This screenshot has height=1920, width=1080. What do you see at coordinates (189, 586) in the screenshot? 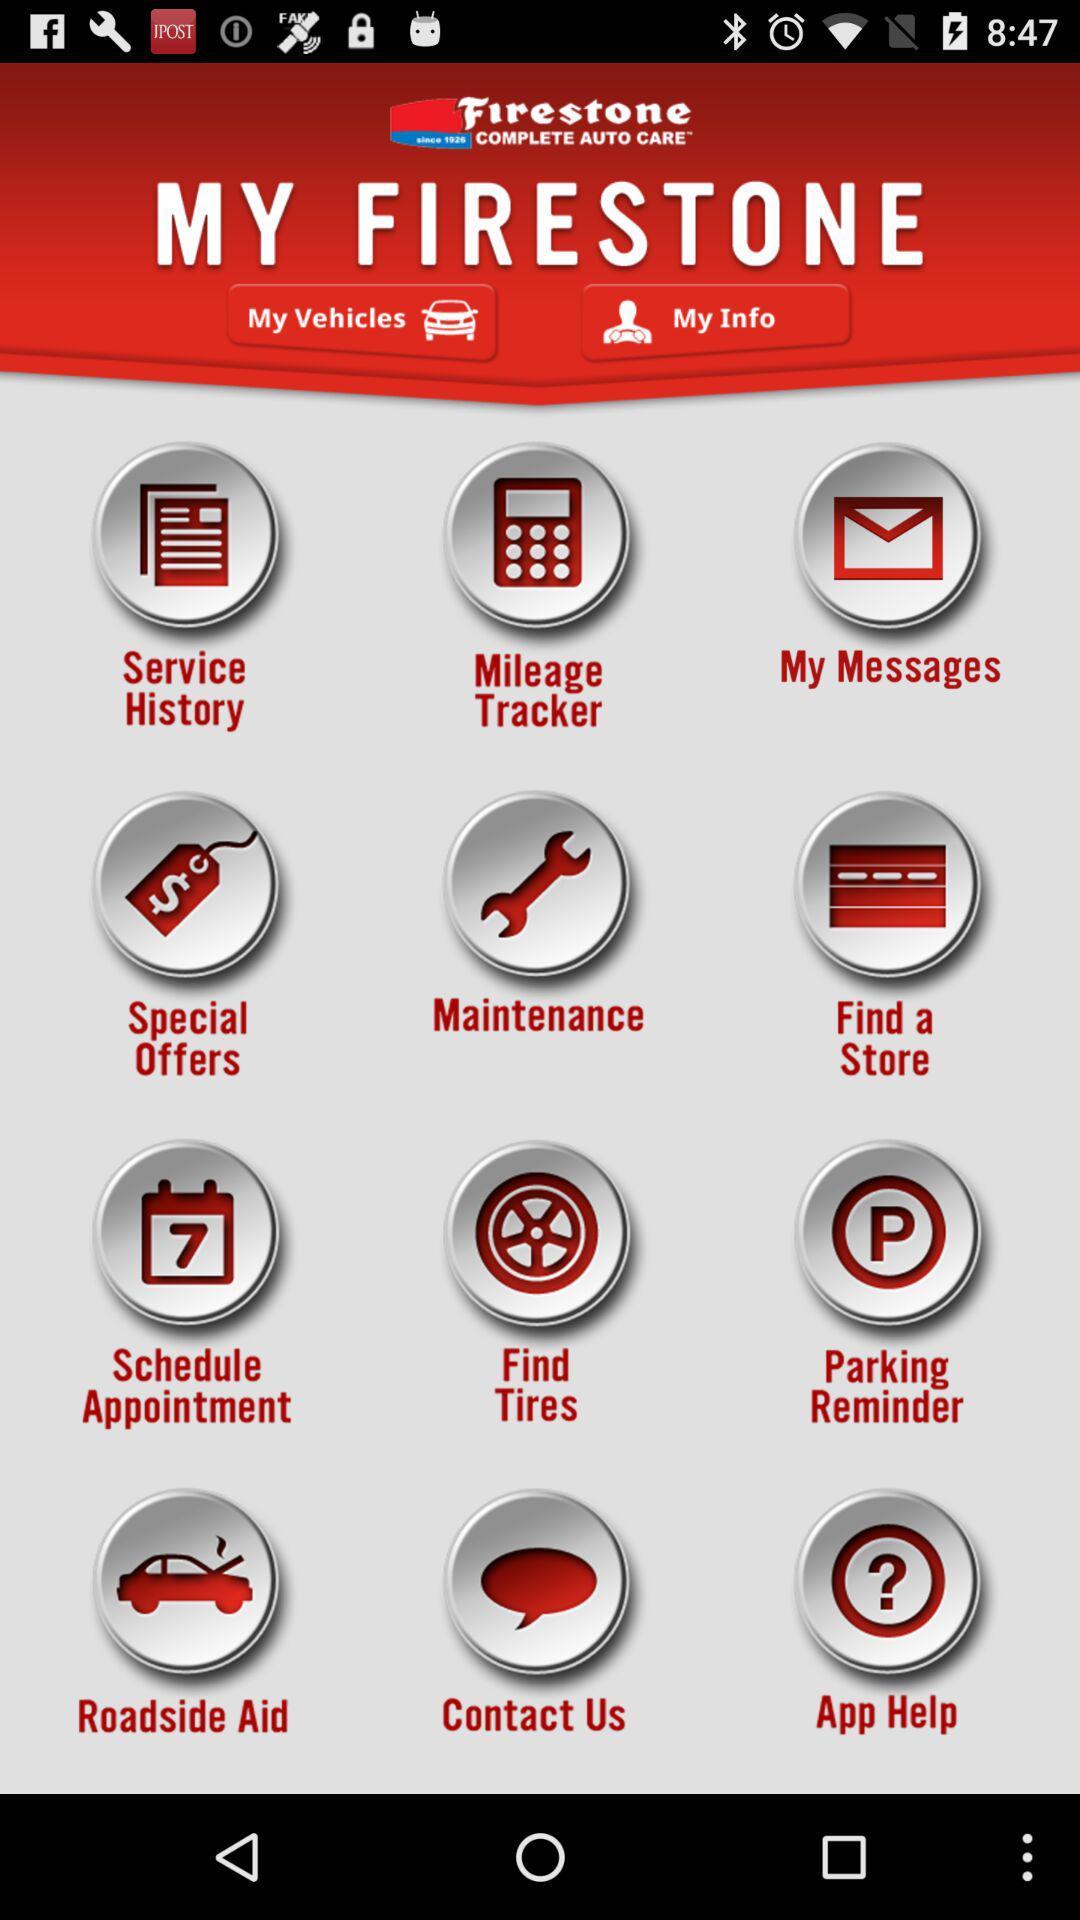
I see `service history` at bounding box center [189, 586].